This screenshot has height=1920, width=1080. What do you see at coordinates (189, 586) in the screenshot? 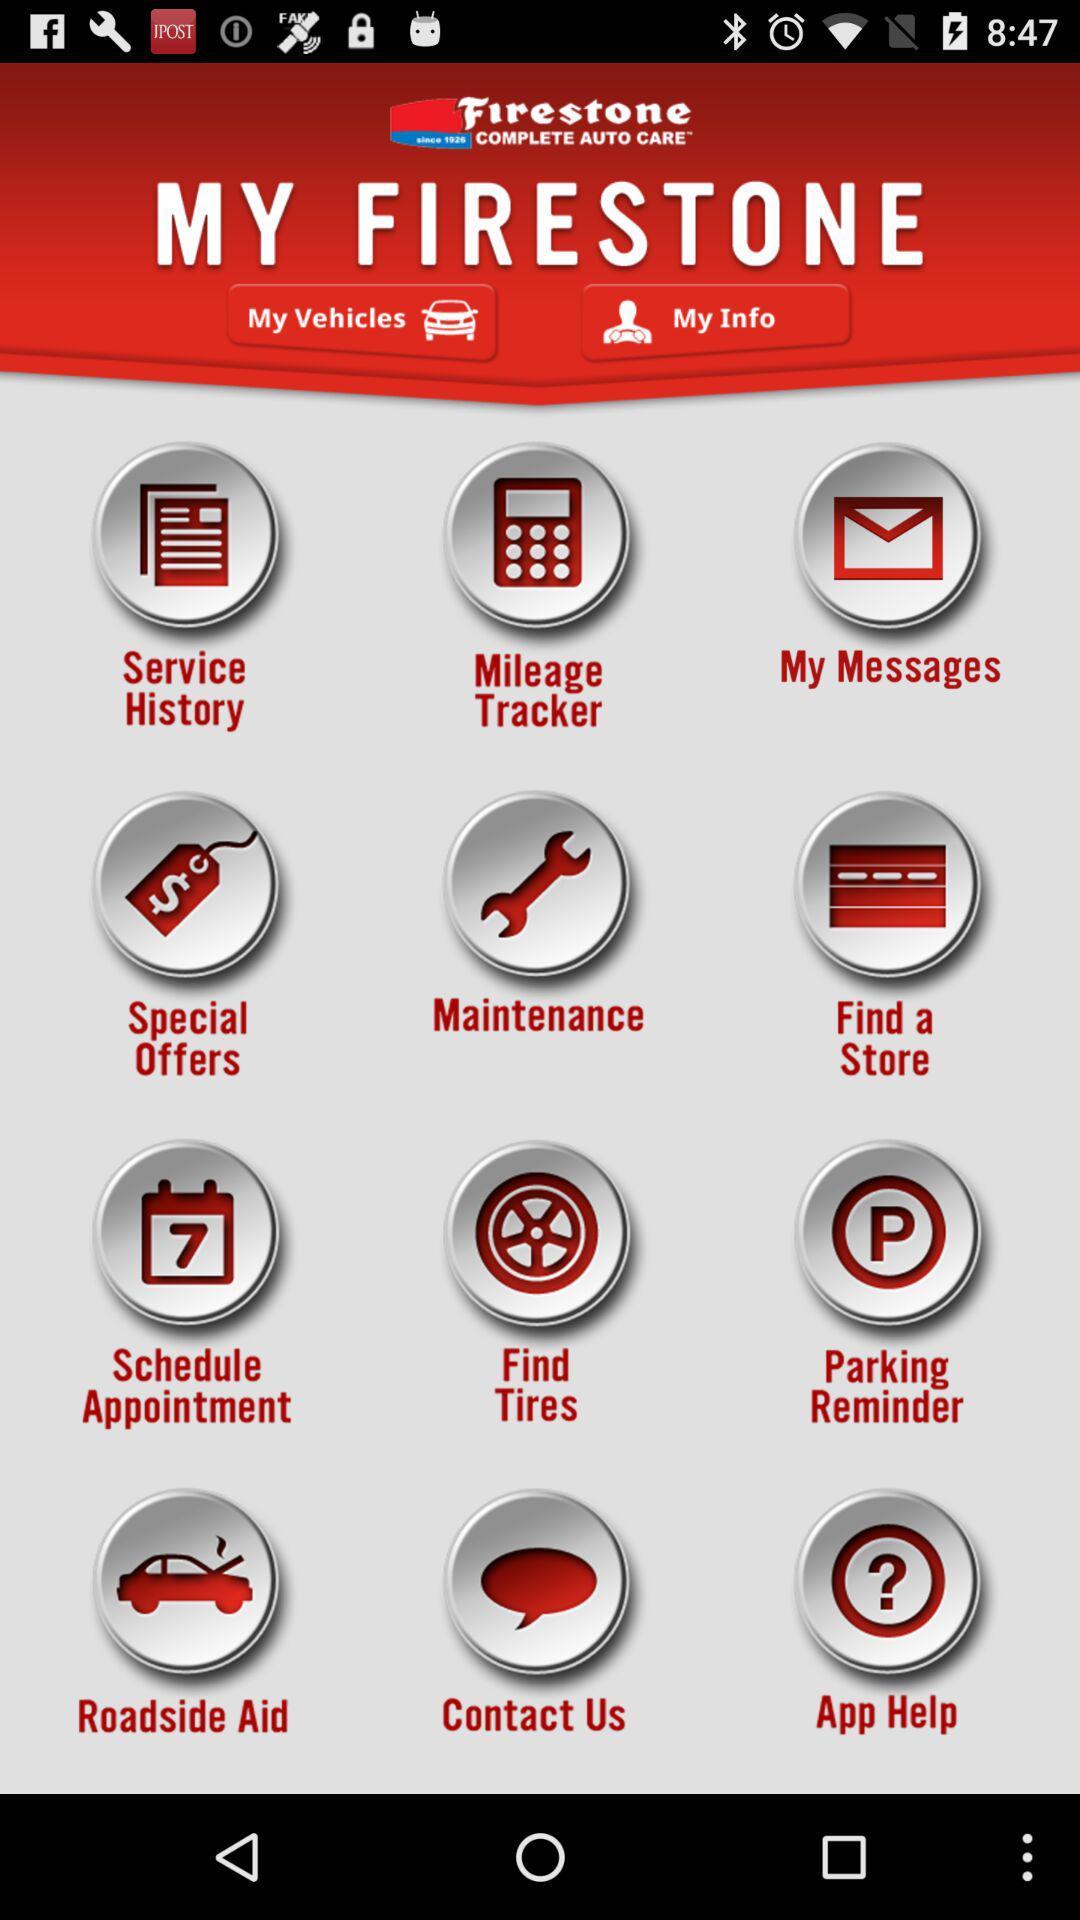
I see `service history` at bounding box center [189, 586].